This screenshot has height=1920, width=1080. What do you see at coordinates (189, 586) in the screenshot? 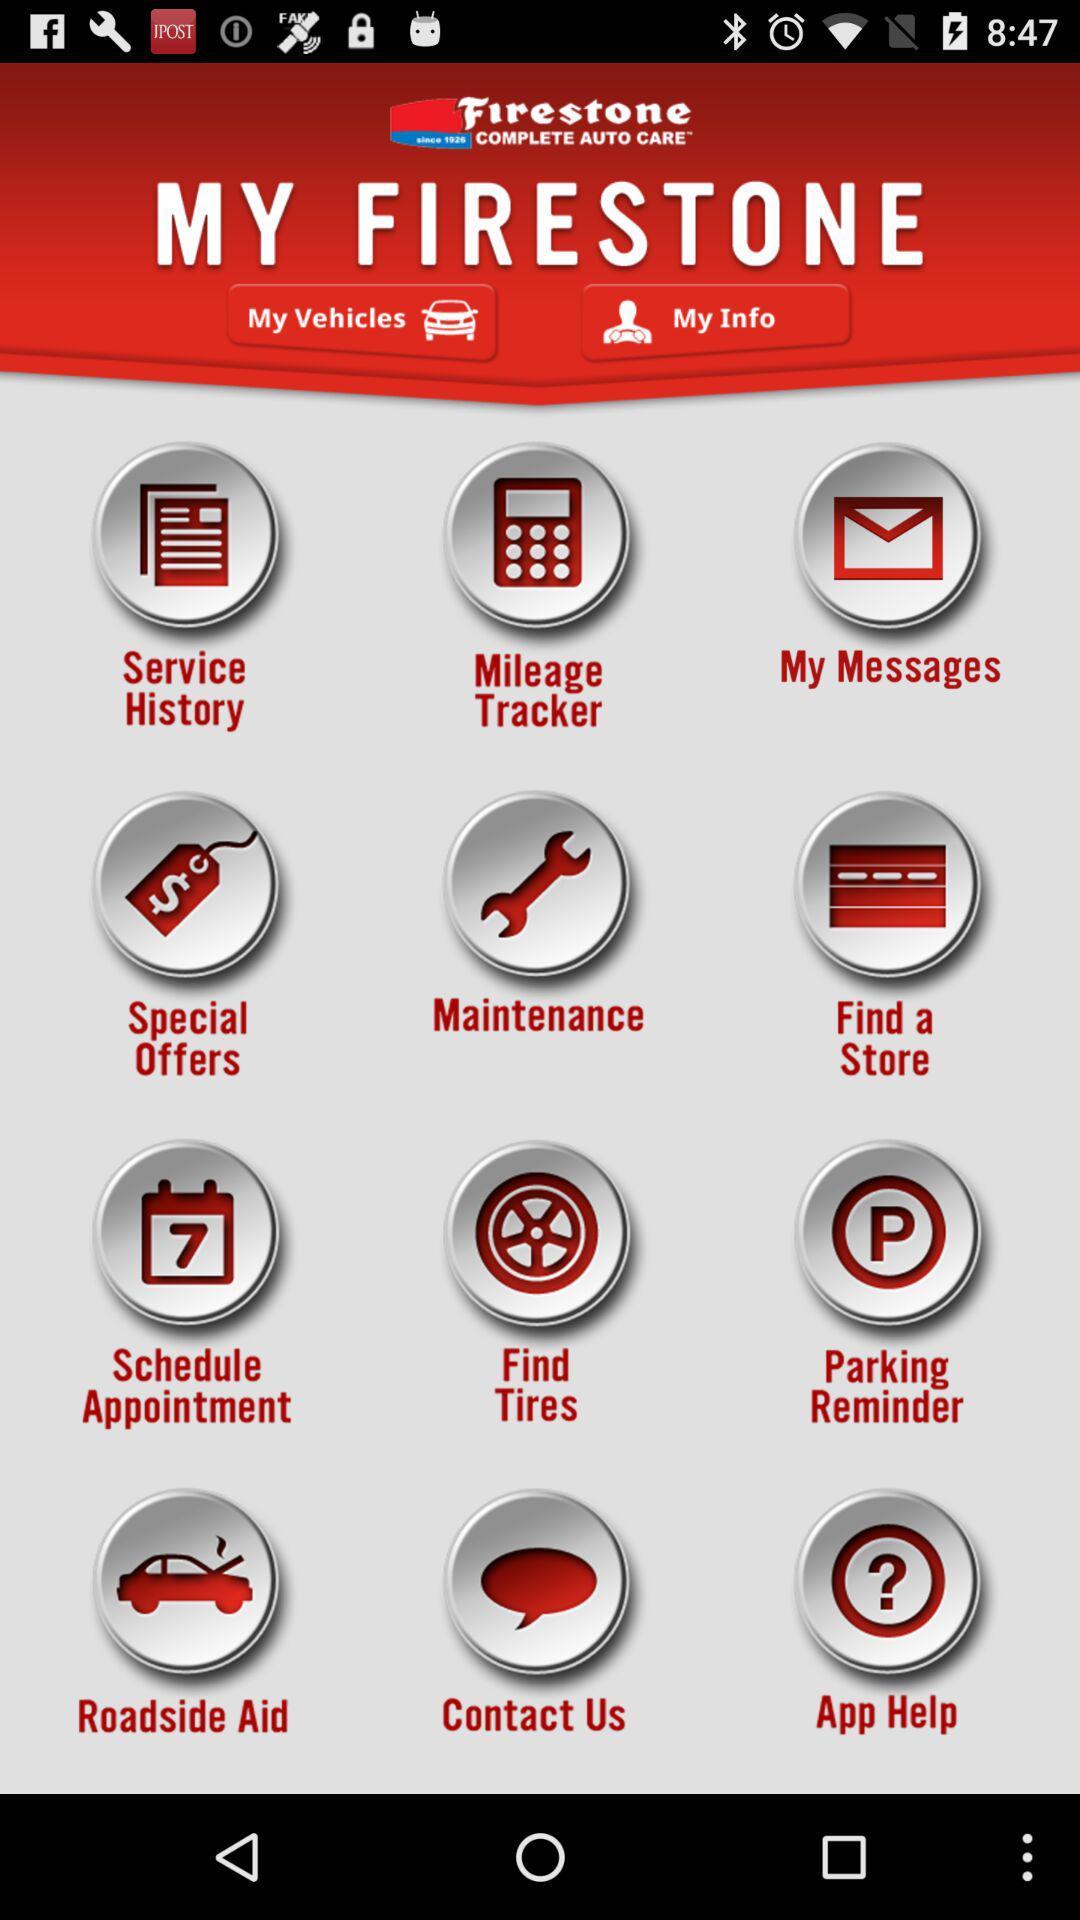
I see `service history` at bounding box center [189, 586].